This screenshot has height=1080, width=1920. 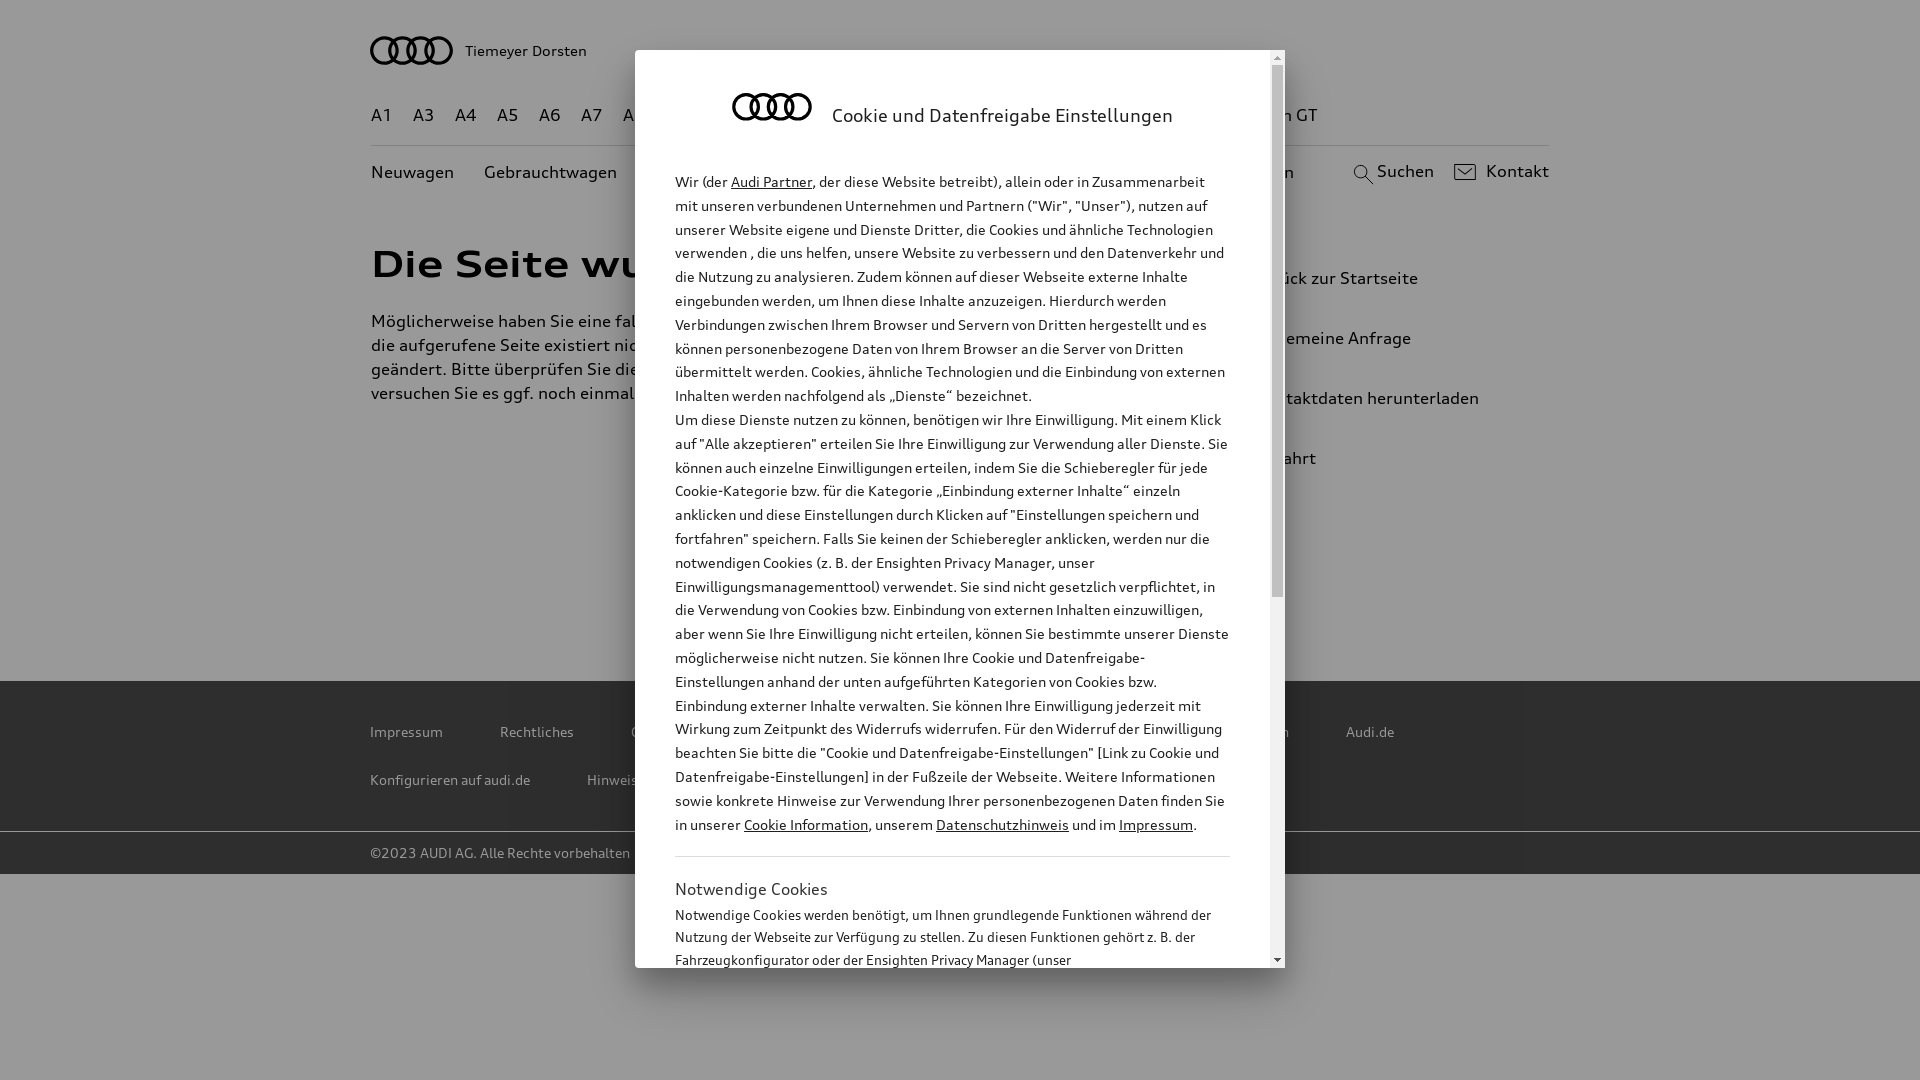 What do you see at coordinates (1156, 824) in the screenshot?
I see `'Impressum'` at bounding box center [1156, 824].